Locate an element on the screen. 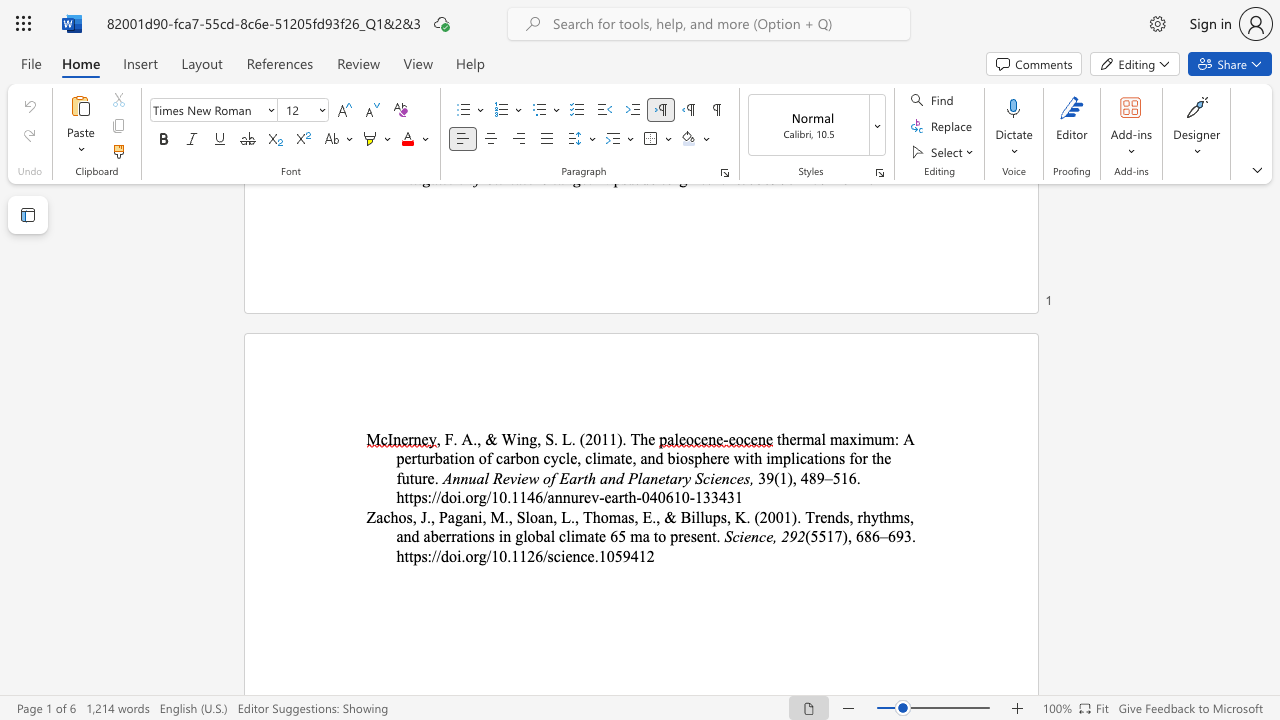 The width and height of the screenshot is (1280, 720). the 3th character "." in the text is located at coordinates (556, 438).